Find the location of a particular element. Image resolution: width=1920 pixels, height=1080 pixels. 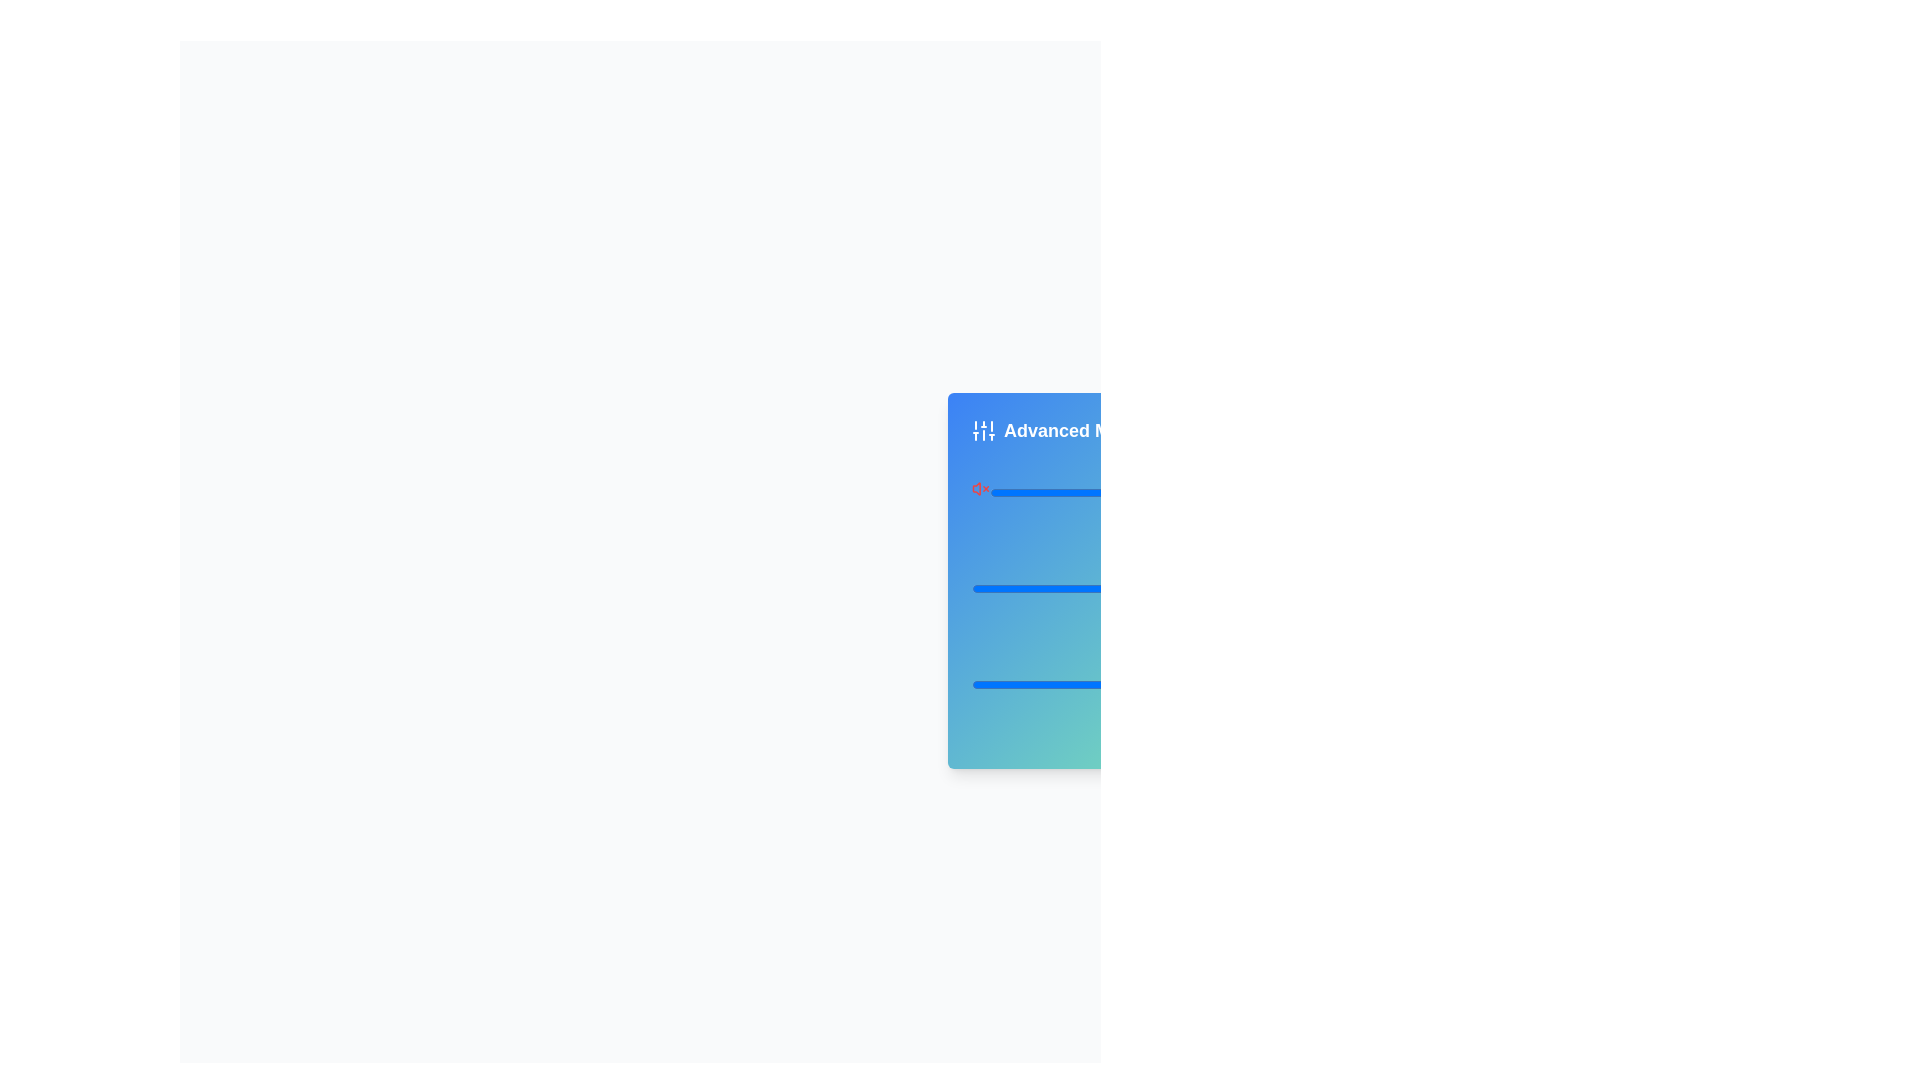

the slider value is located at coordinates (1136, 588).